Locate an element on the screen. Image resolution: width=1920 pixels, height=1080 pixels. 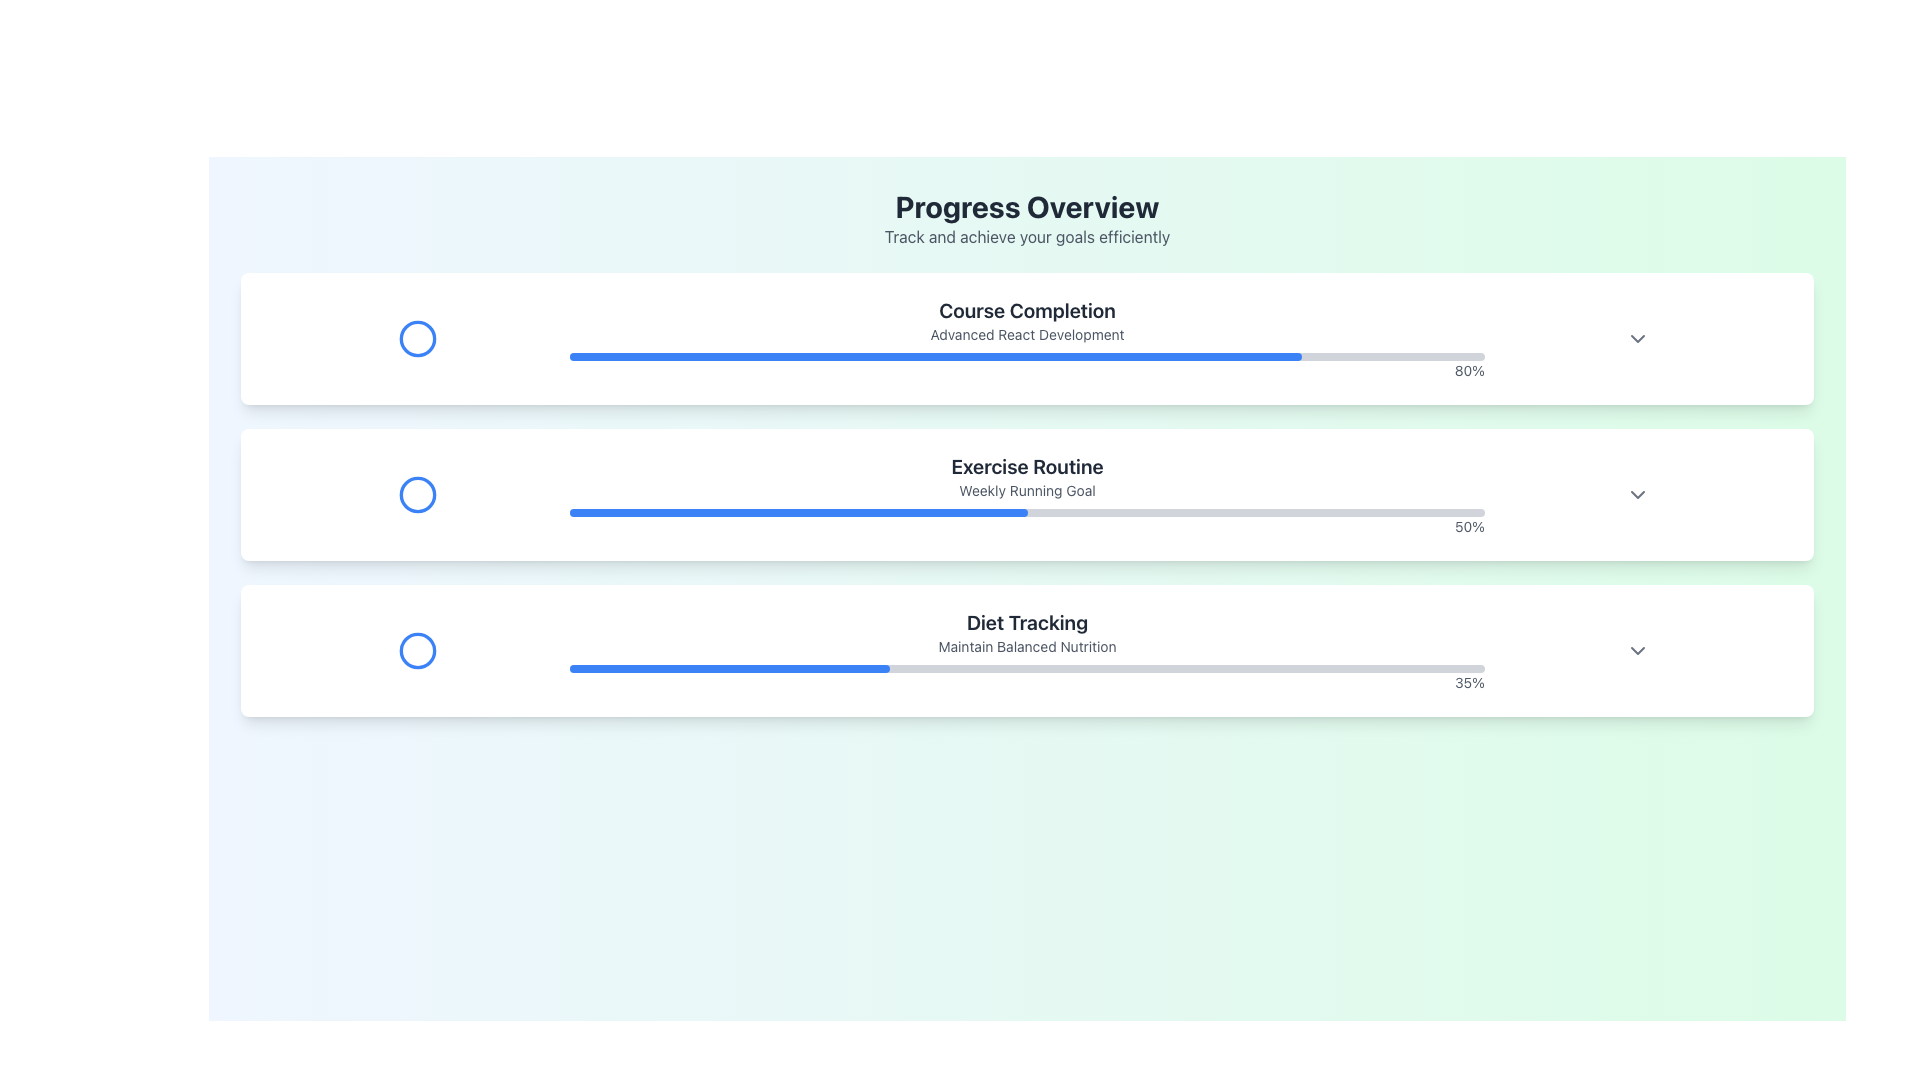
the circular element with a blue border that resembles a radio button, located next to the 'Diet Tracking' title in the left section of the third item in a vertical list of progress bars is located at coordinates (416, 651).